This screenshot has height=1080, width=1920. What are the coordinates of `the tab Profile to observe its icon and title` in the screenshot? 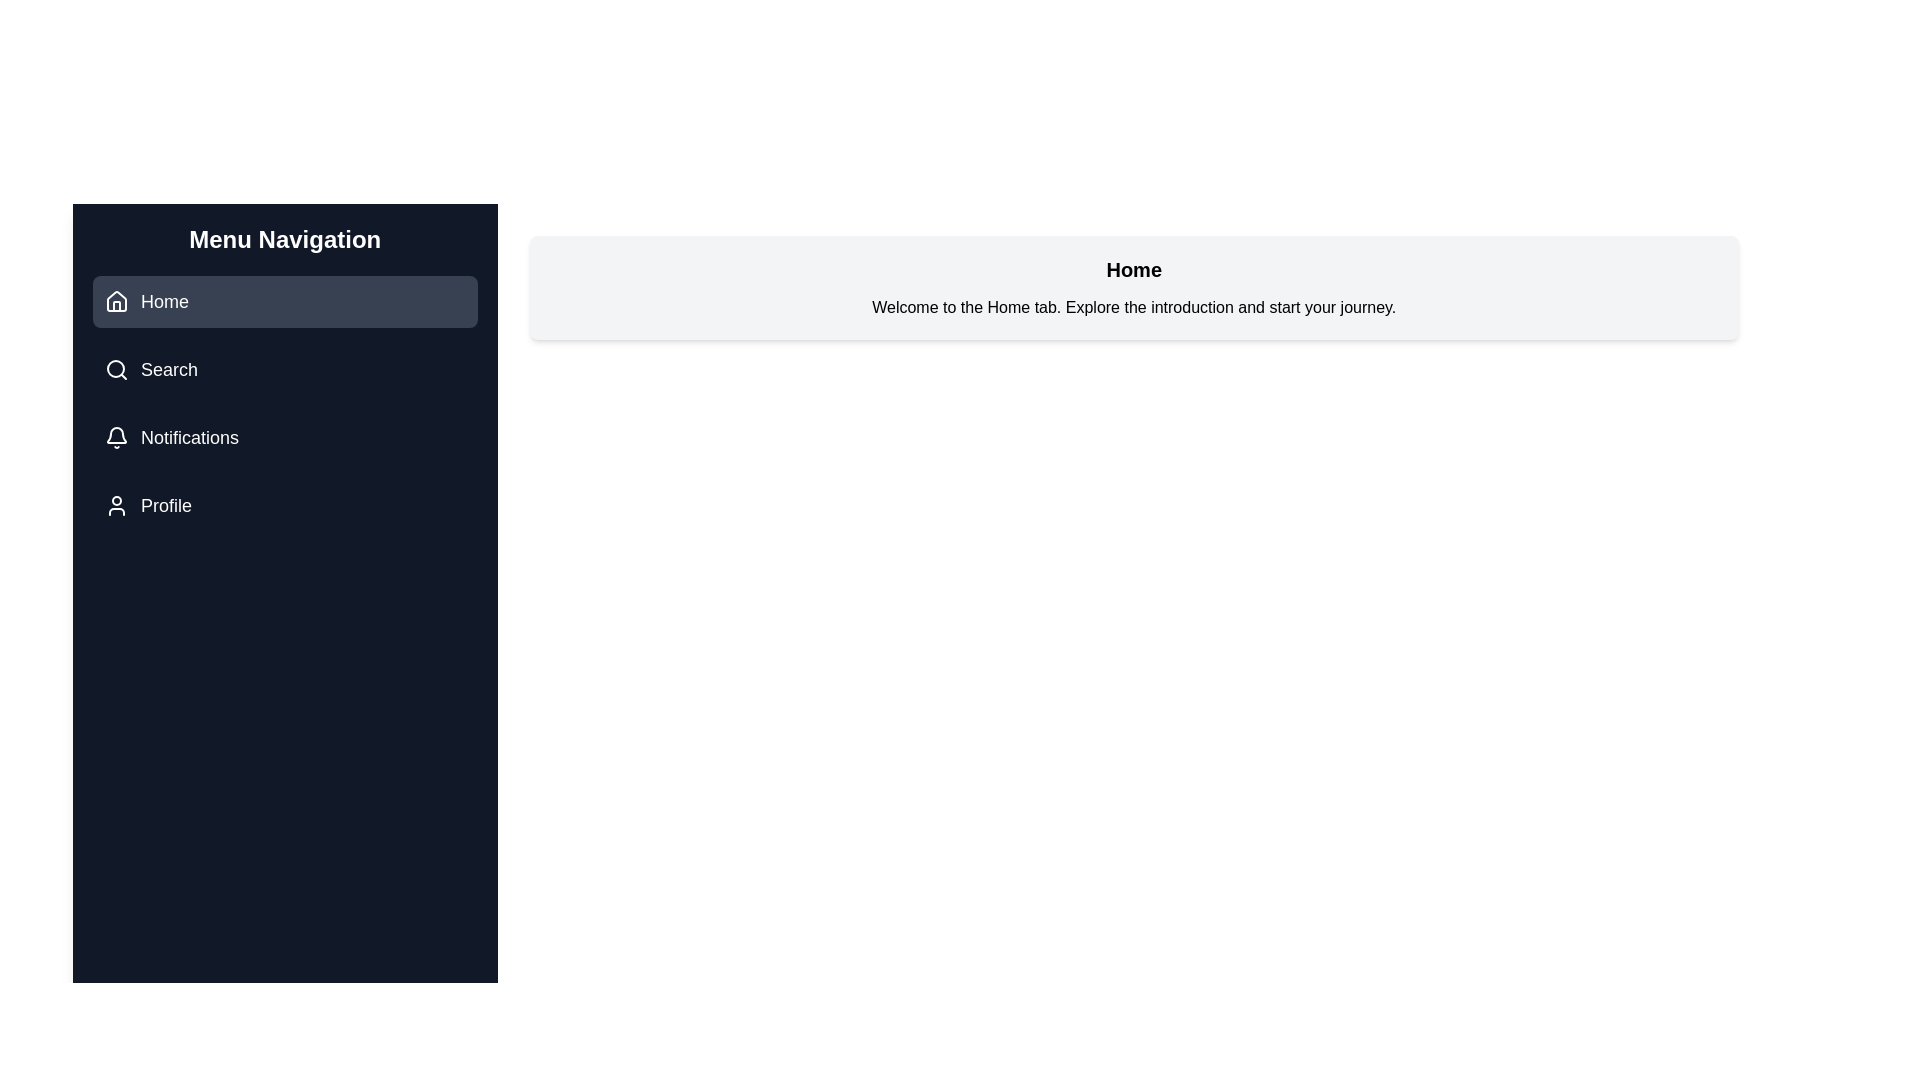 It's located at (284, 504).